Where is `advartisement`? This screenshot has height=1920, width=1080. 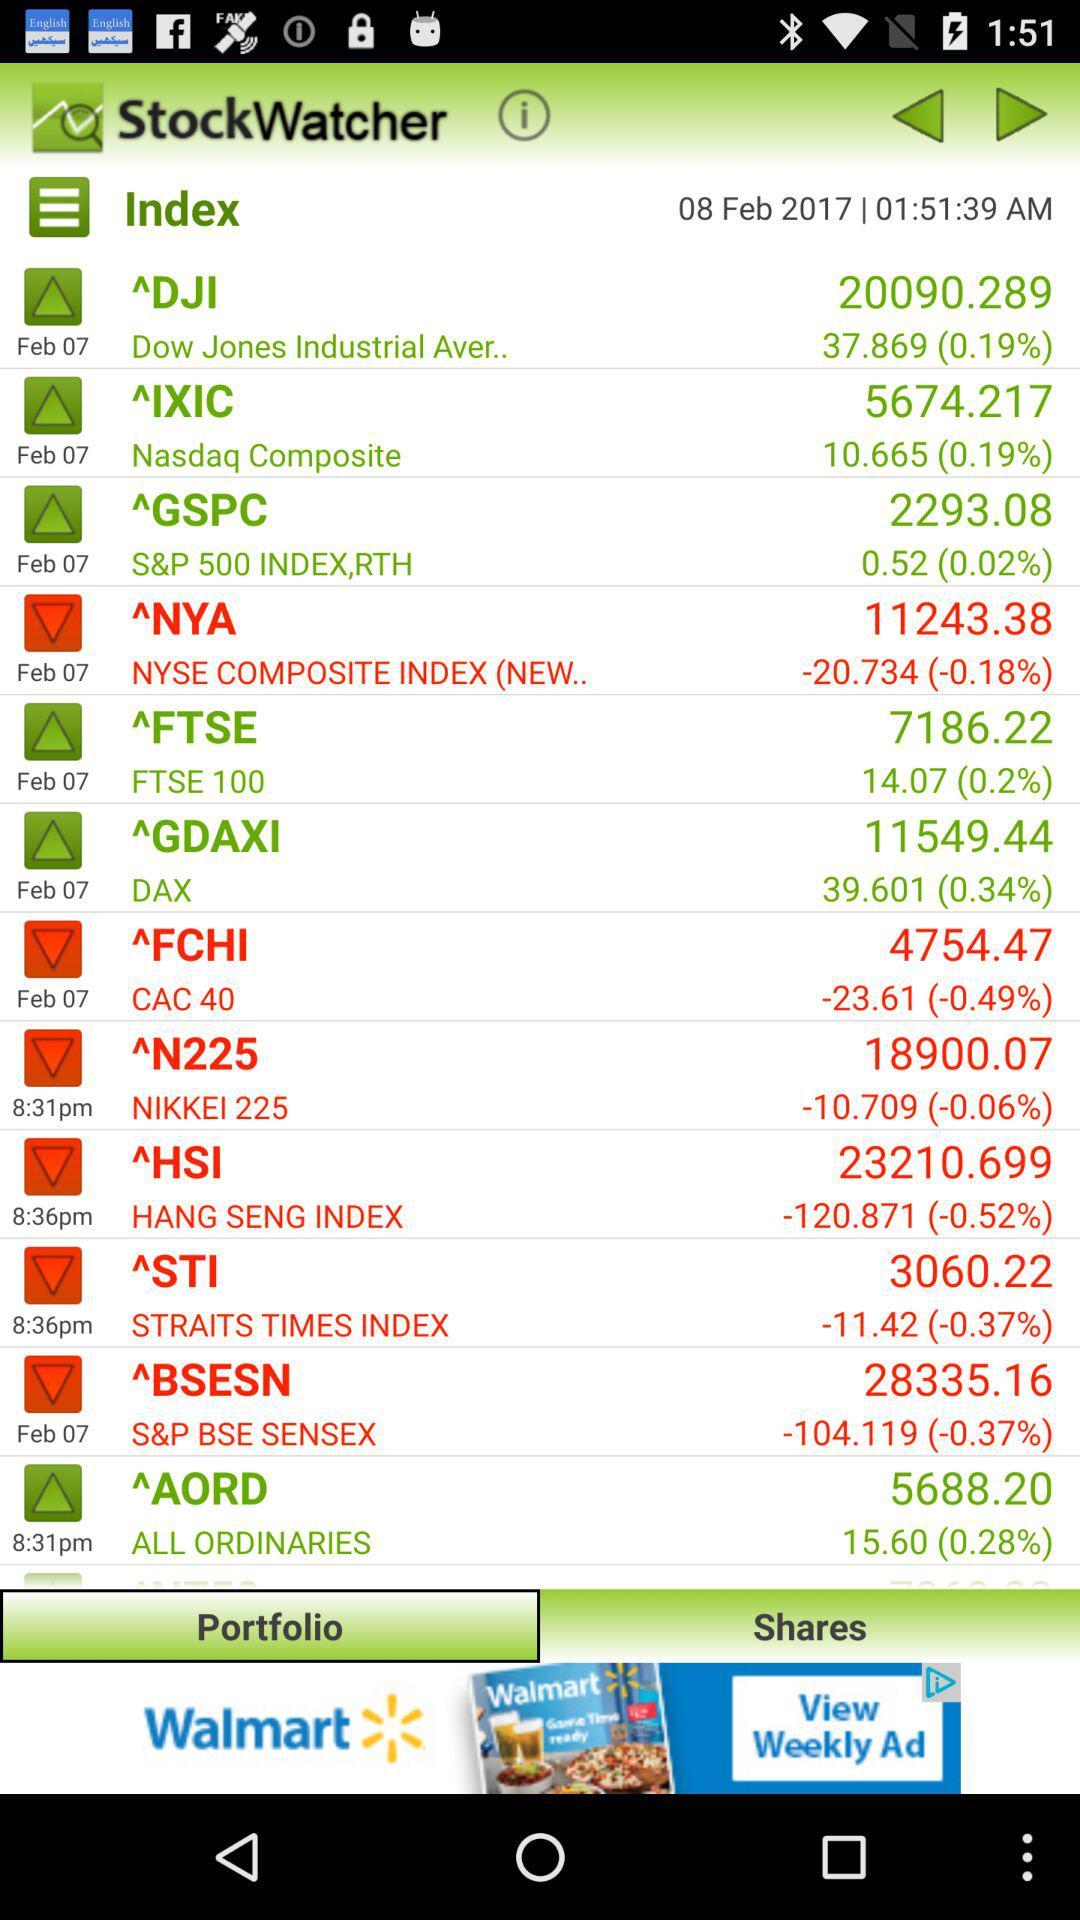
advartisement is located at coordinates (540, 1727).